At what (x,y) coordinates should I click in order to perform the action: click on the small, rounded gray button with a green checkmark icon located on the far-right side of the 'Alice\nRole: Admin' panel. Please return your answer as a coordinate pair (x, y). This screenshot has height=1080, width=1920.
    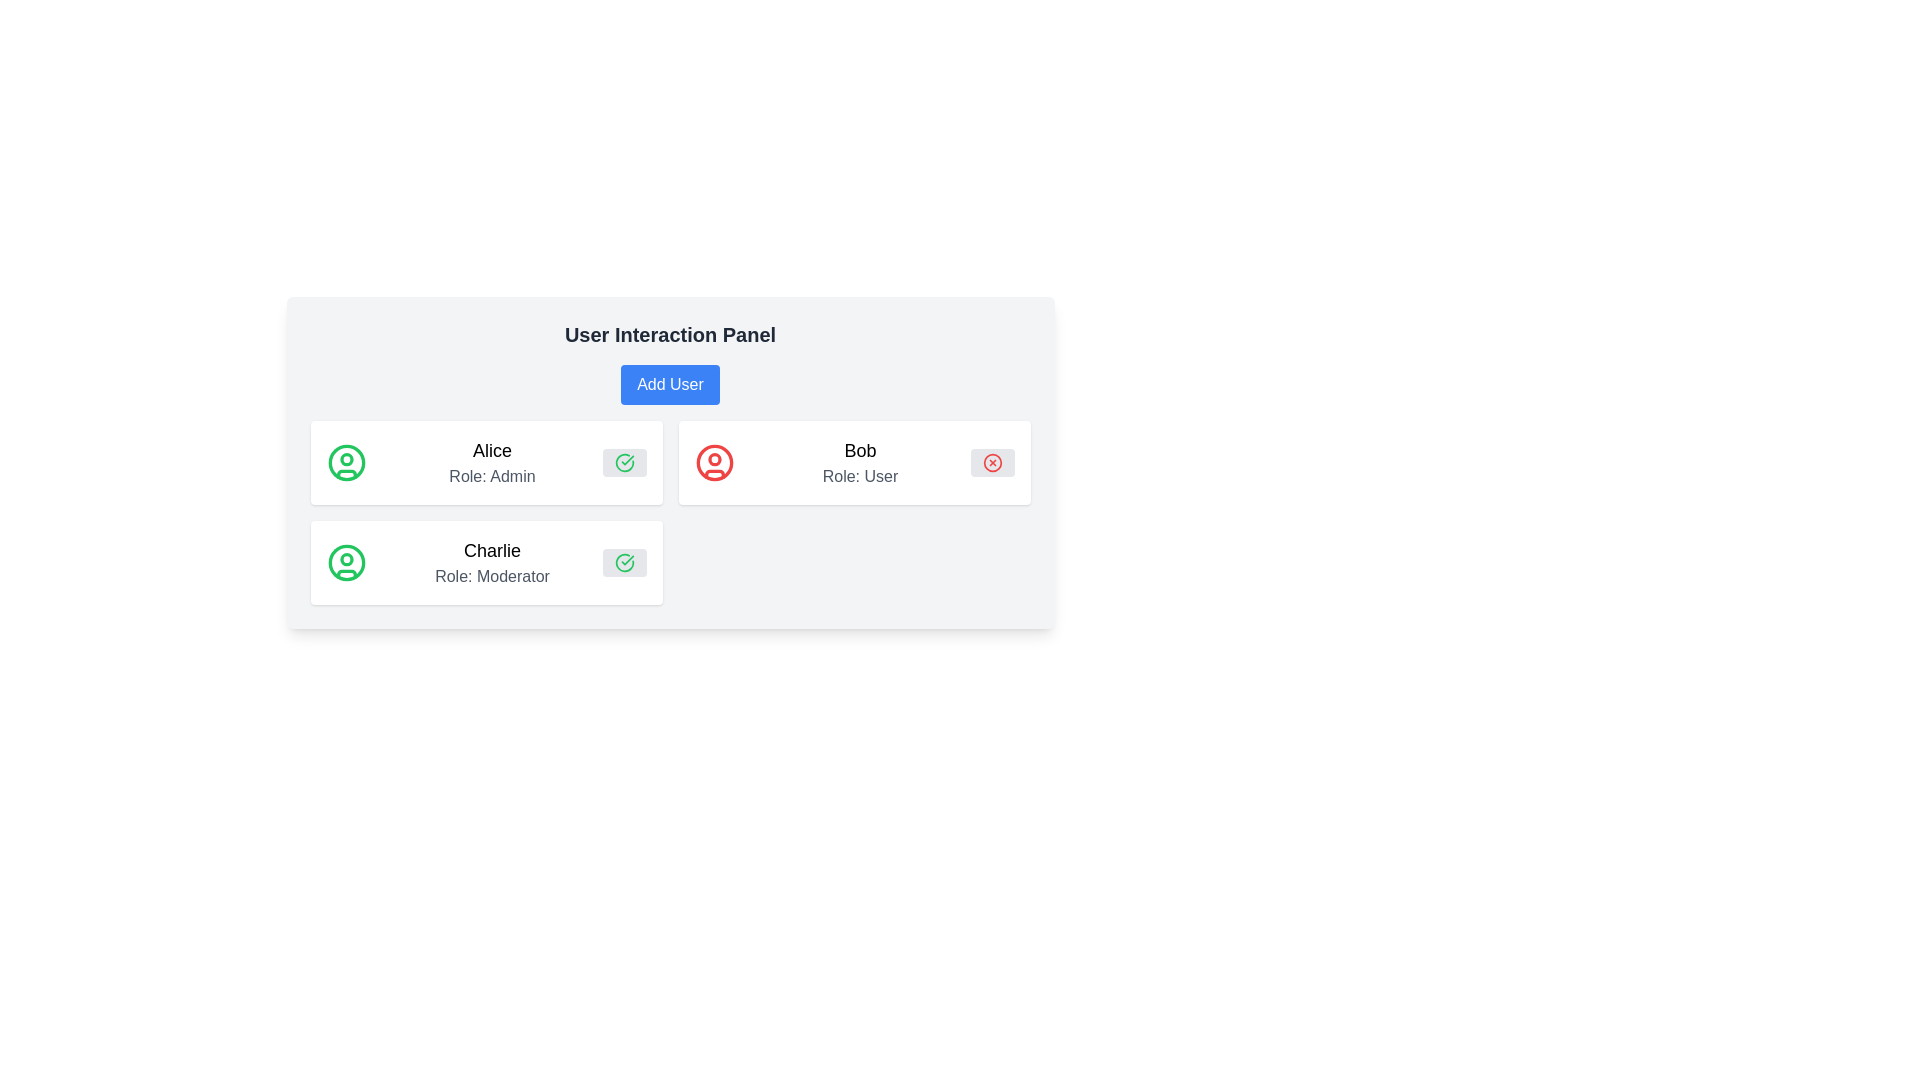
    Looking at the image, I should click on (623, 462).